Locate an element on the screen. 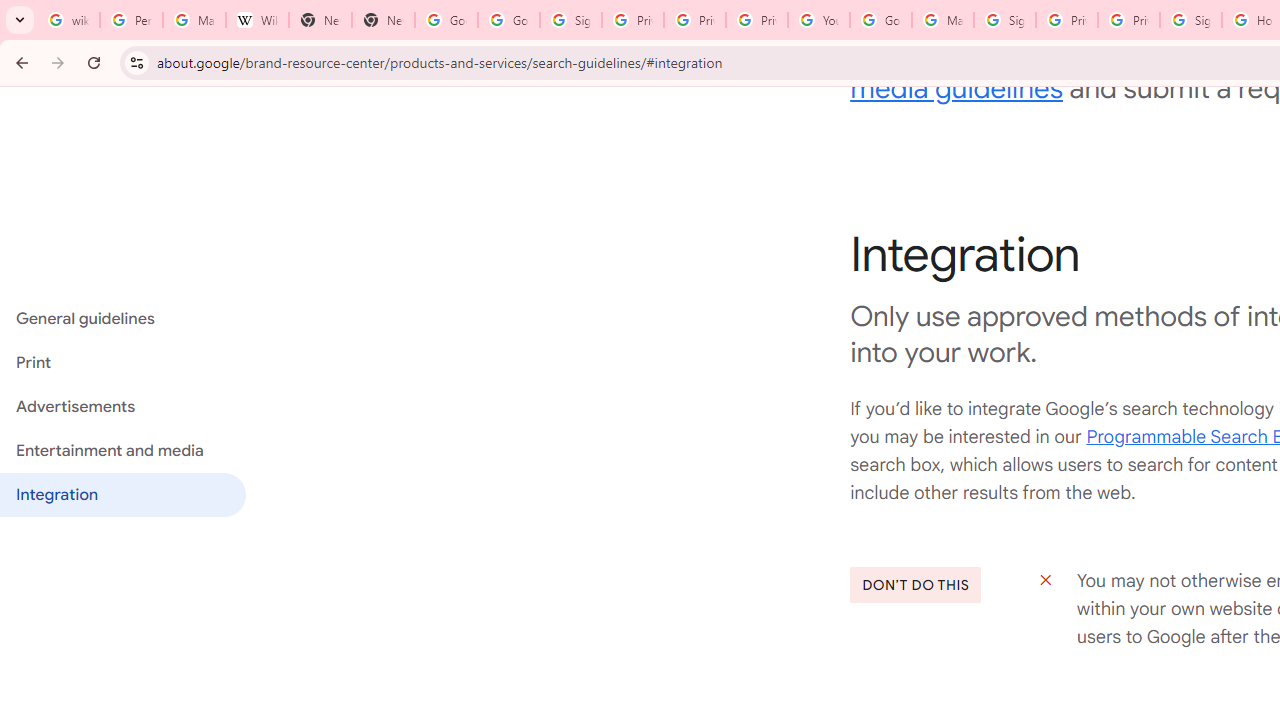 The height and width of the screenshot is (720, 1280). 'Print' is located at coordinates (121, 363).